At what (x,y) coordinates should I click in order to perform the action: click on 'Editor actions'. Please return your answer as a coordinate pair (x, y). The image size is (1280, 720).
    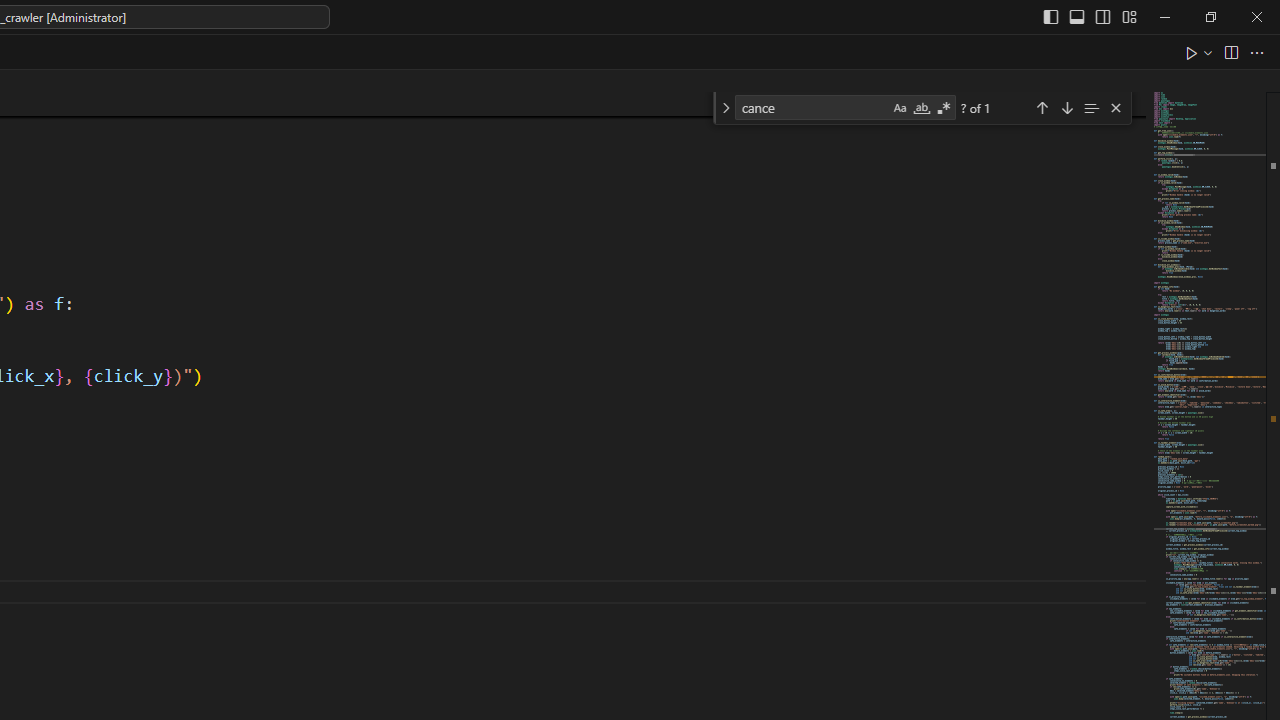
    Looking at the image, I should click on (1225, 51).